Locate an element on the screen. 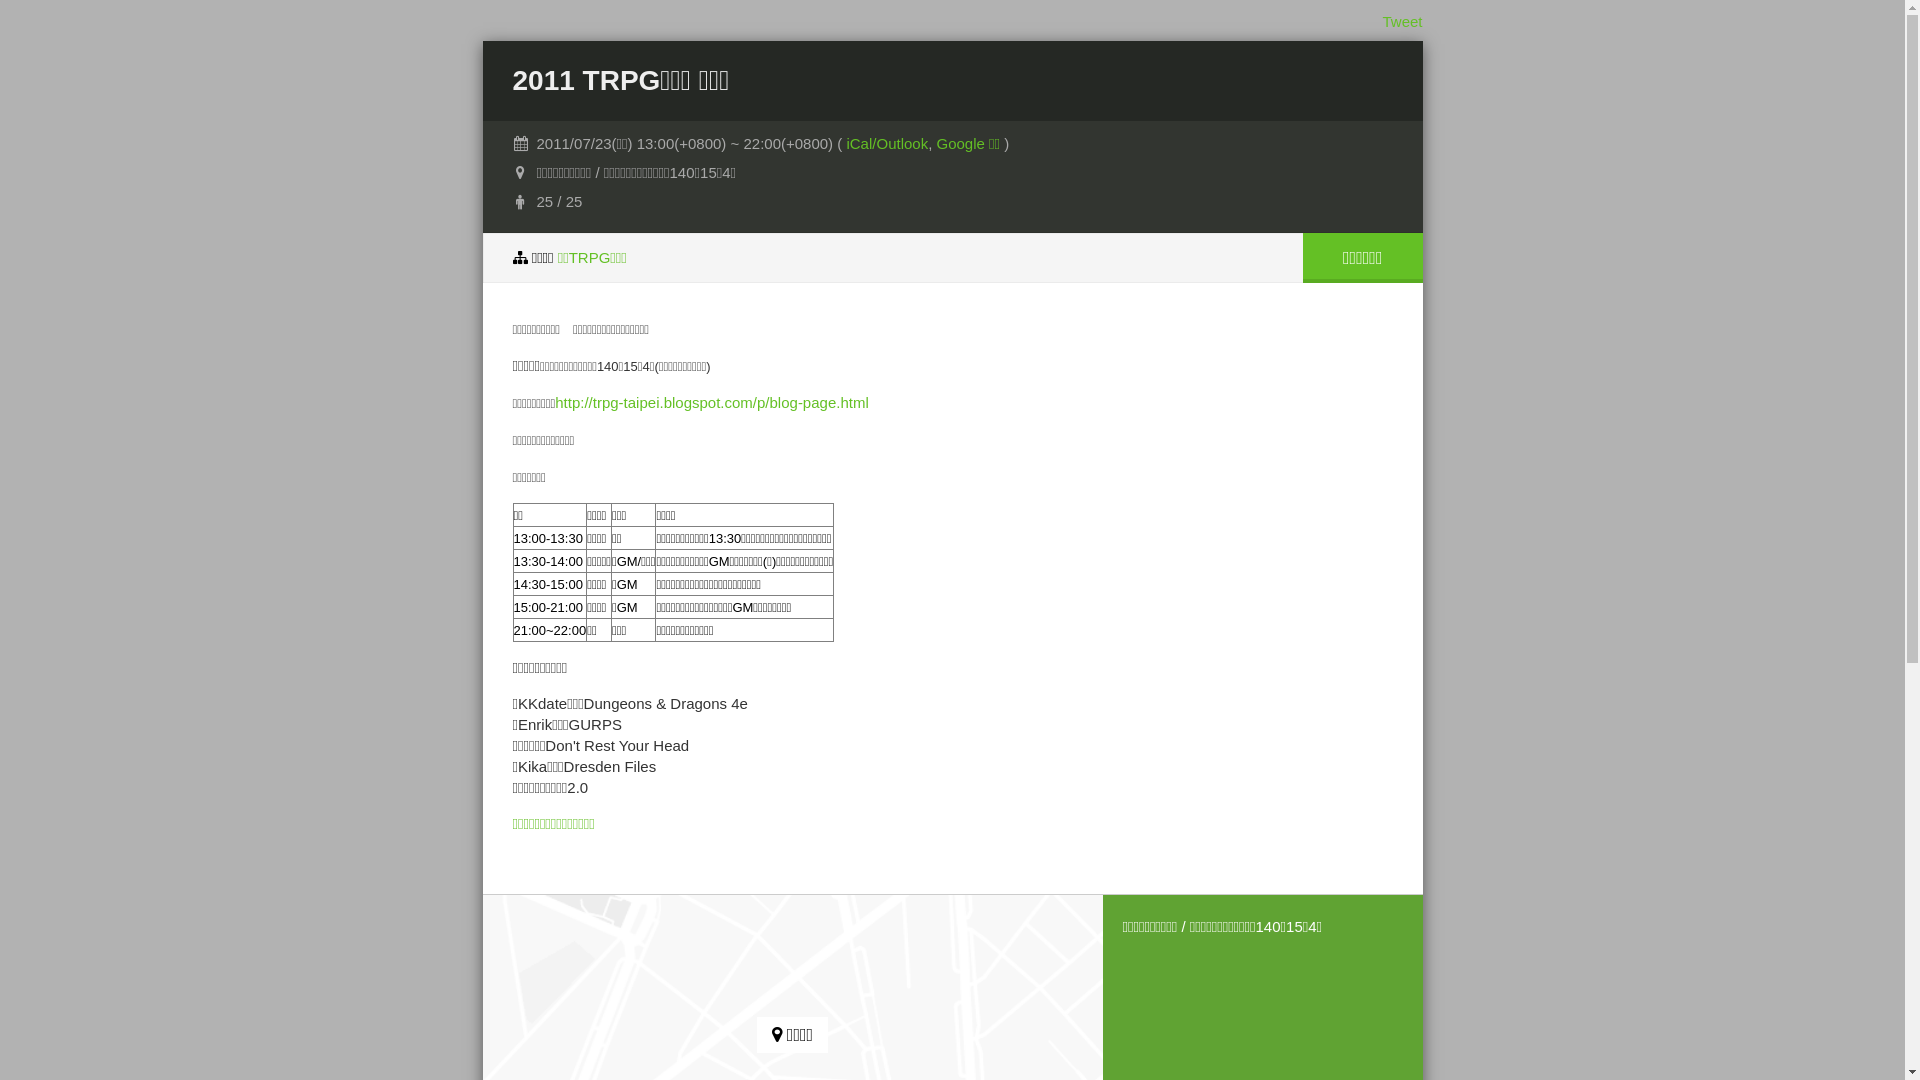 The height and width of the screenshot is (1080, 1920). 'Tweet' is located at coordinates (1400, 21).